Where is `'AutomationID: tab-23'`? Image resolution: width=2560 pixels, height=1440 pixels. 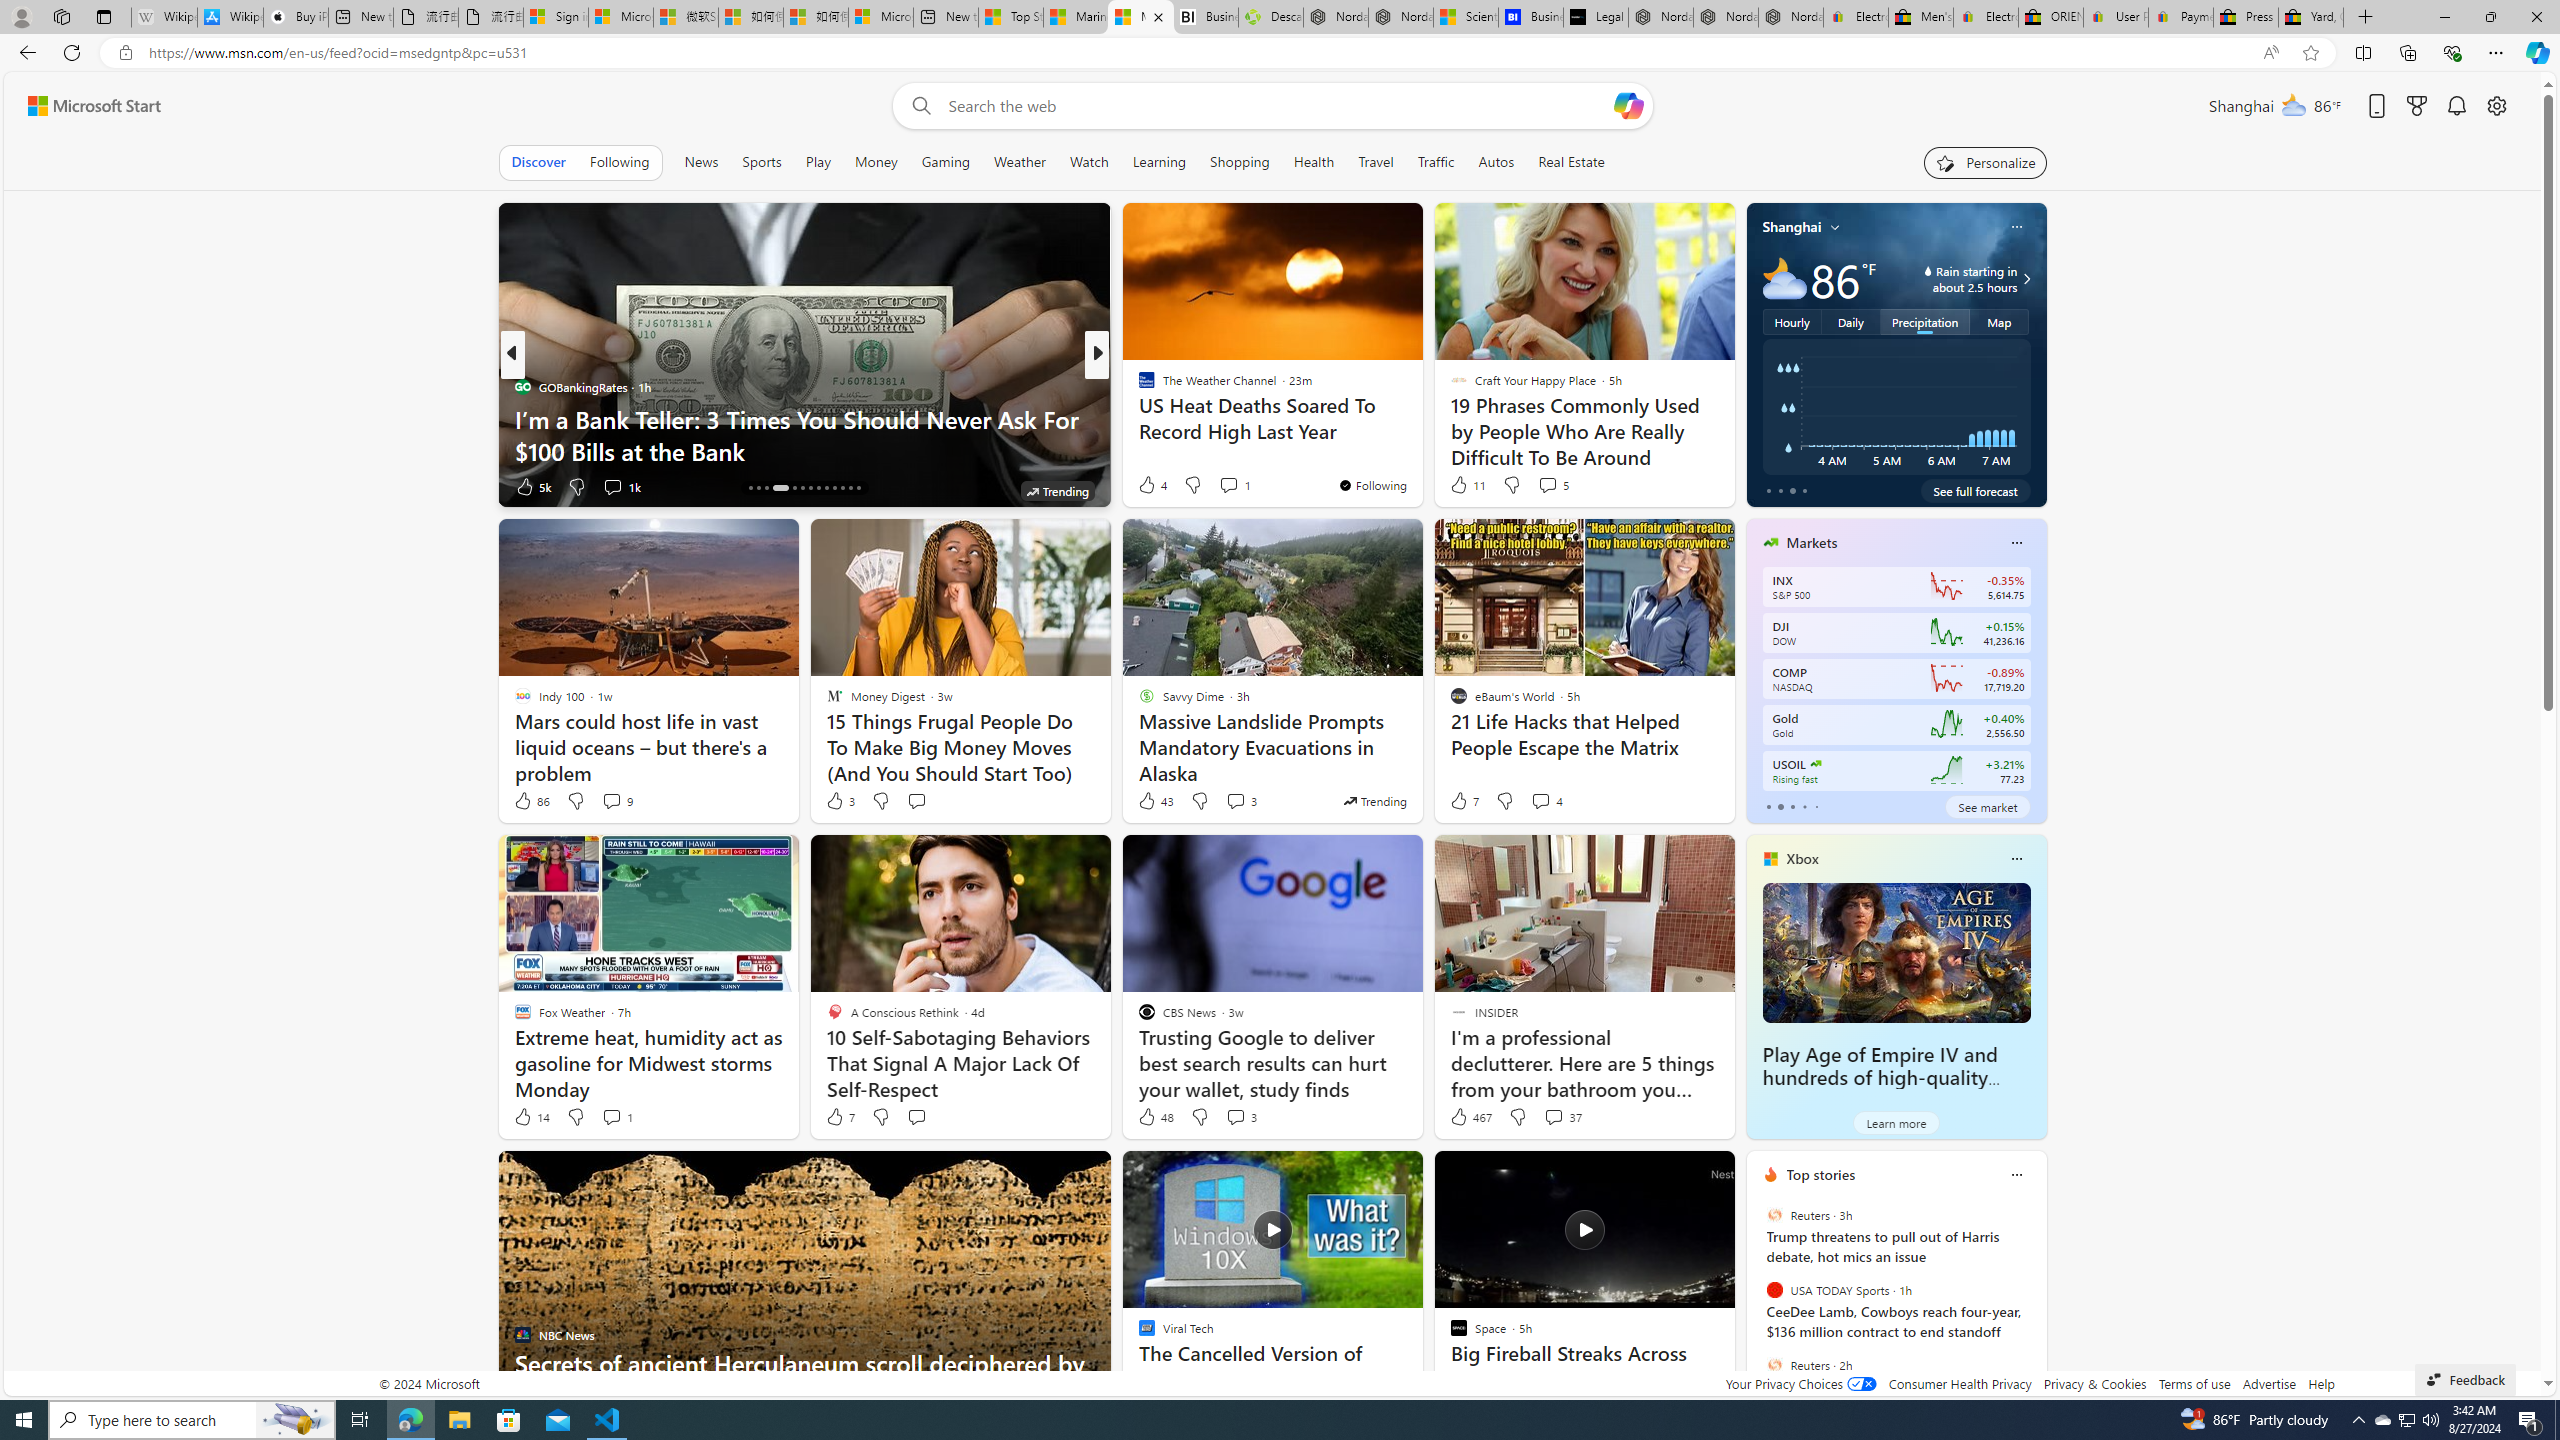 'AutomationID: tab-23' is located at coordinates (833, 487).